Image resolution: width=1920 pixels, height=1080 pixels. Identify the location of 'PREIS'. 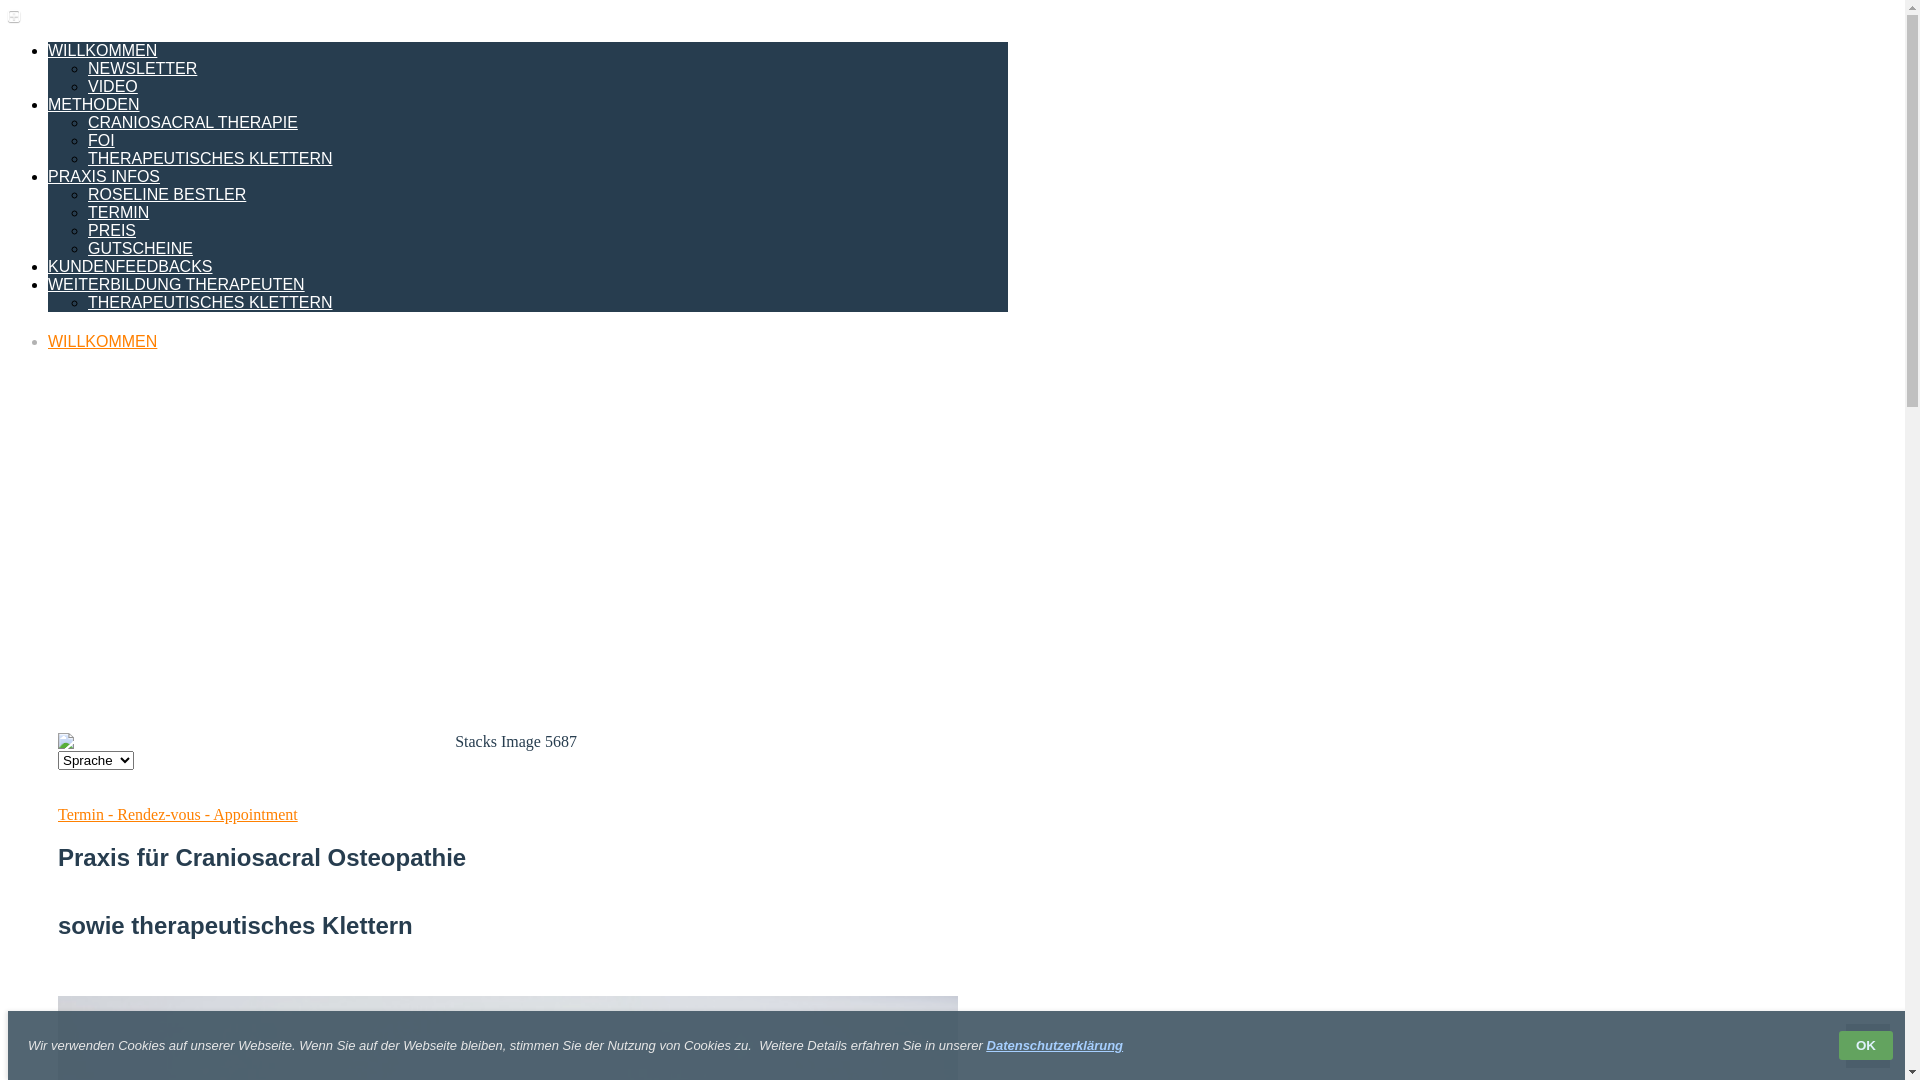
(110, 229).